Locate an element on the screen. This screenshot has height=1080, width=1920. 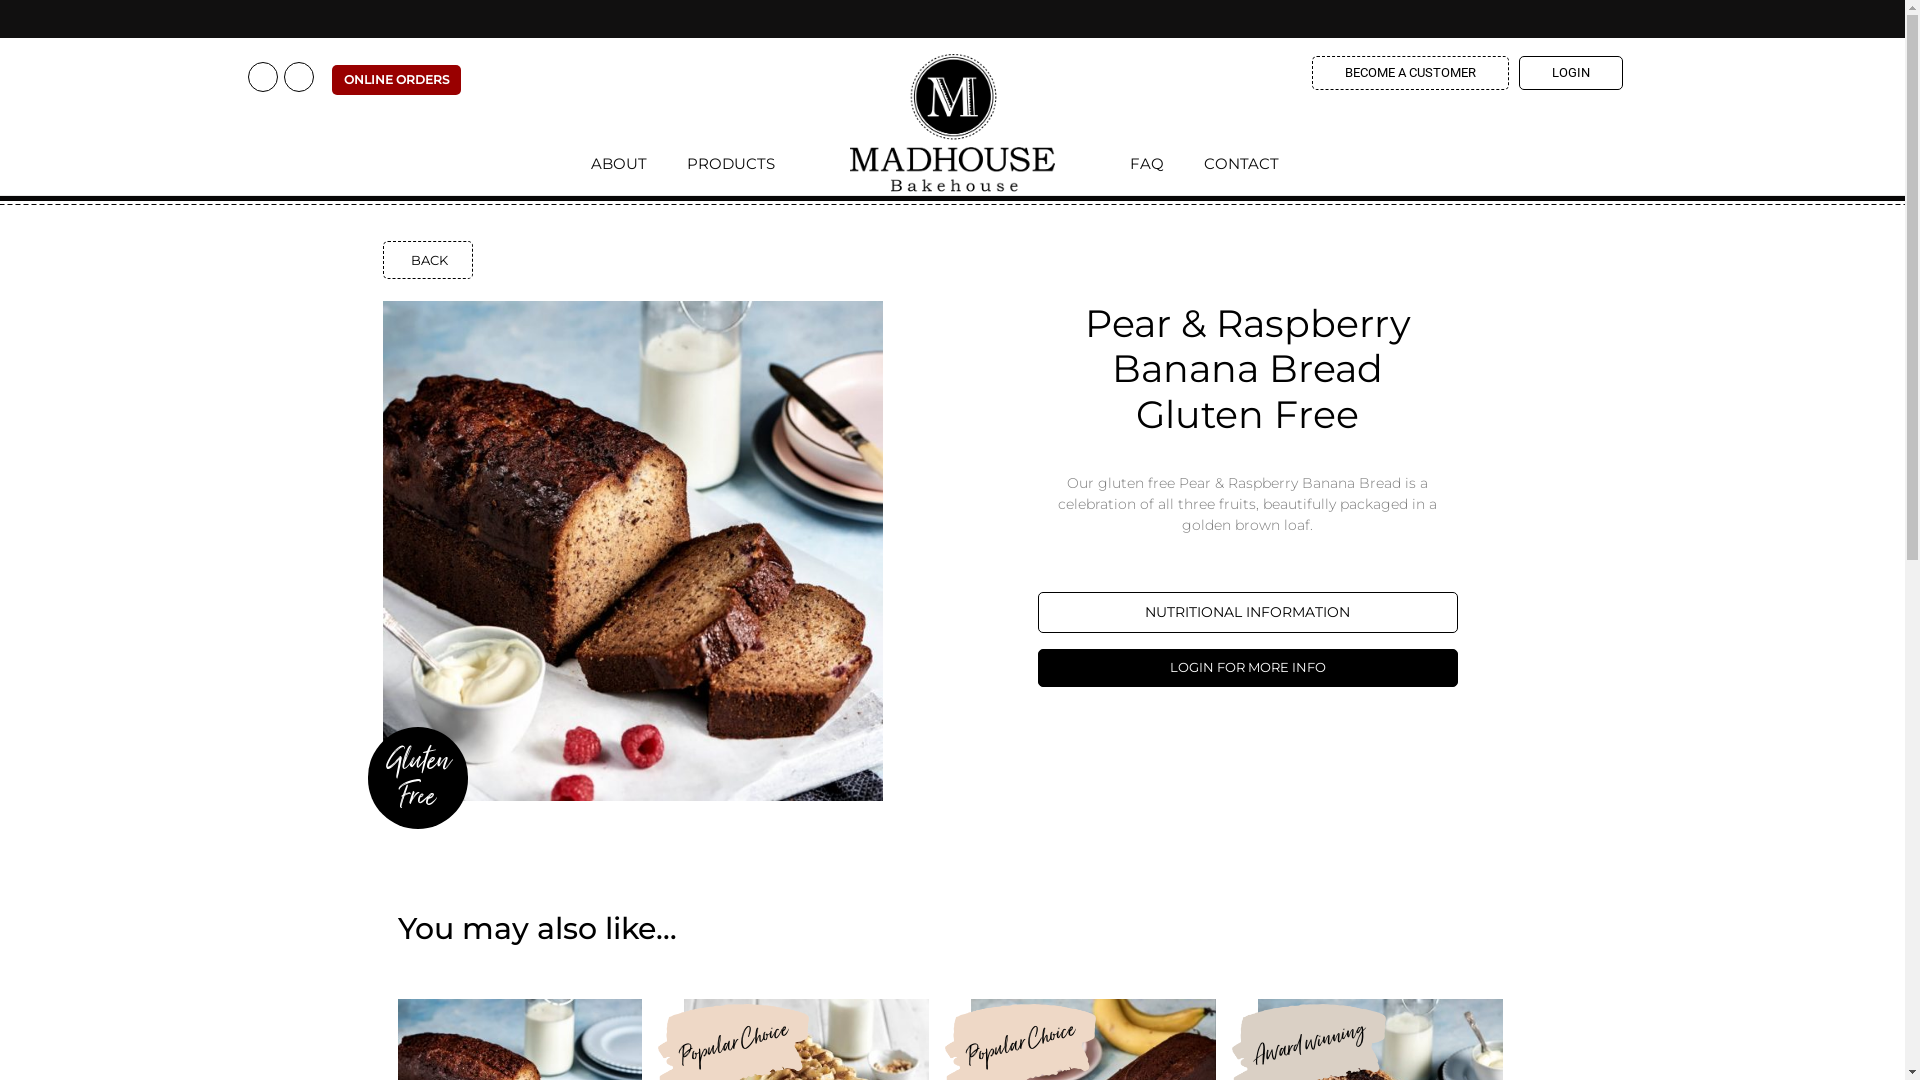
'NUTRITIONAL INFORMATION' is located at coordinates (1246, 611).